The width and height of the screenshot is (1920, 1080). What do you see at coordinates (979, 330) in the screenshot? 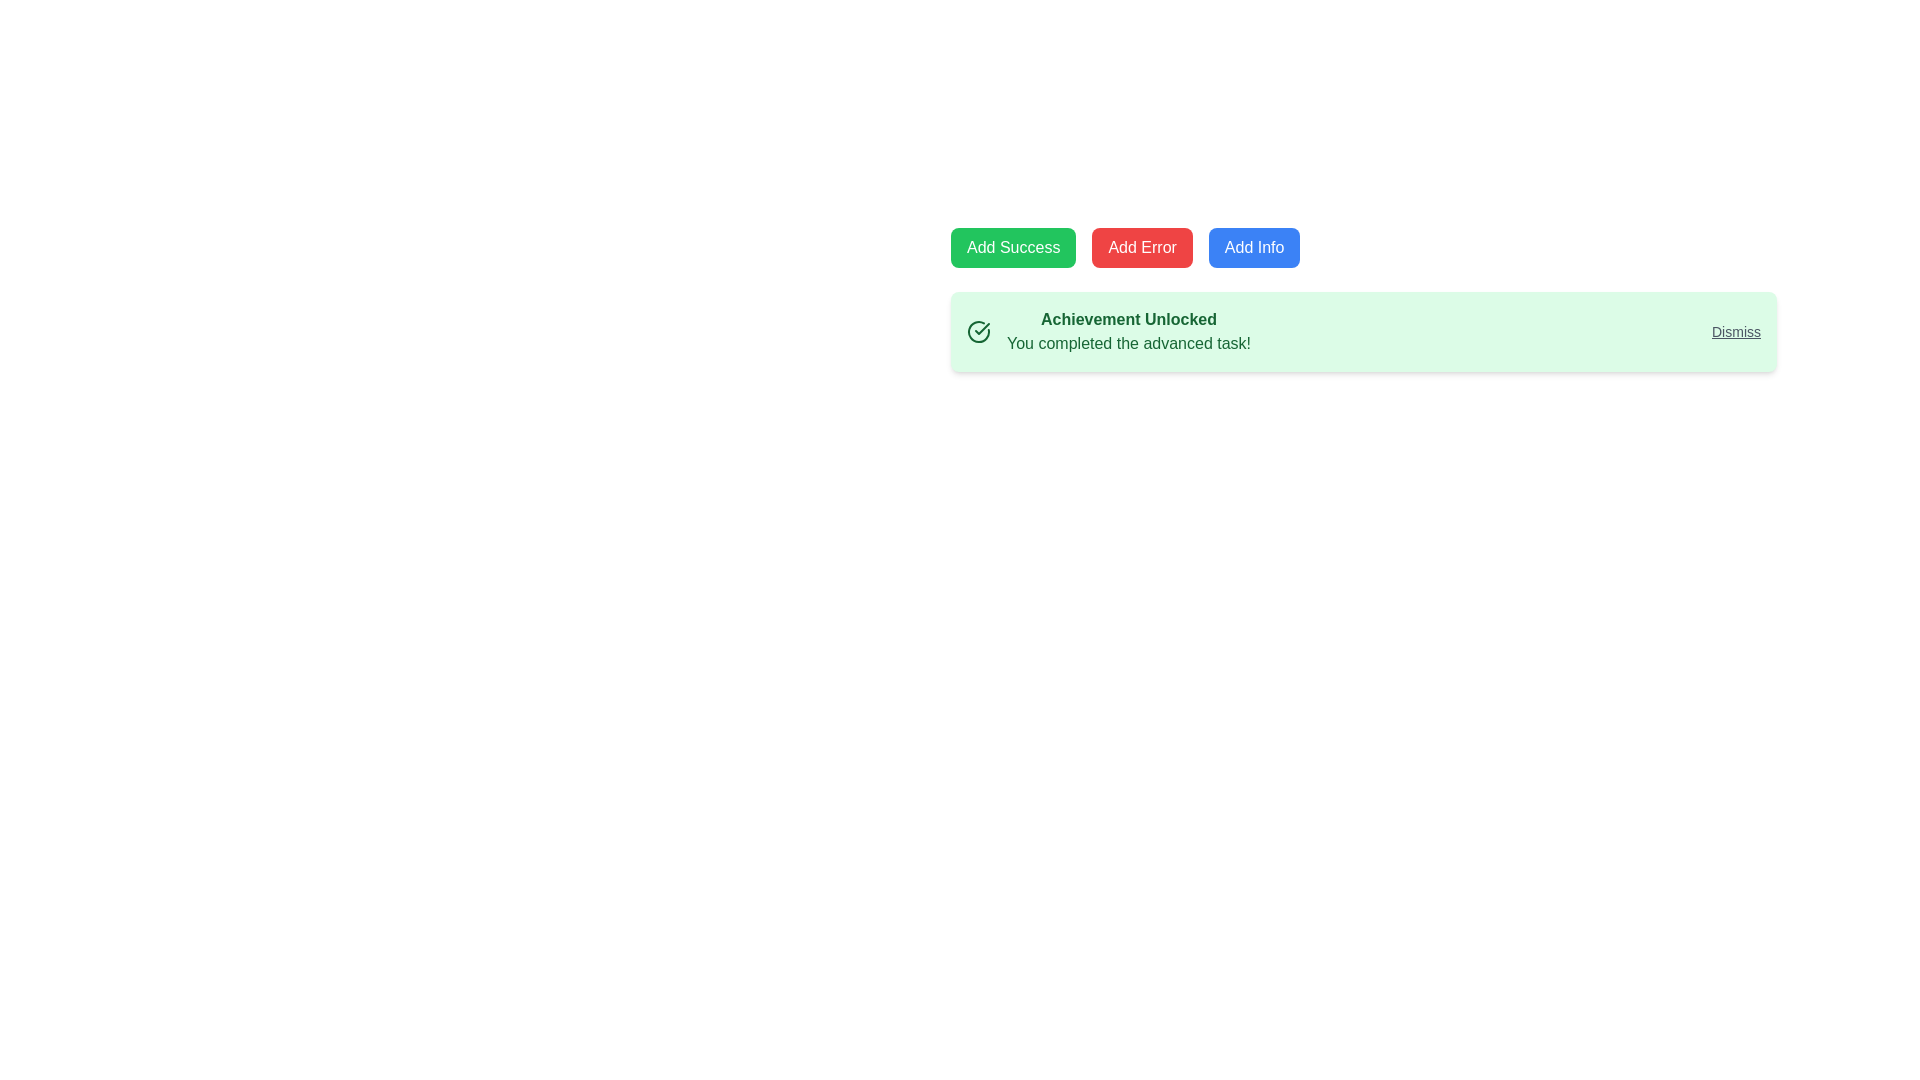
I see `the circular checkmark icon located inside the green notification panel that indicates 'Achievement Unlocked'` at bounding box center [979, 330].